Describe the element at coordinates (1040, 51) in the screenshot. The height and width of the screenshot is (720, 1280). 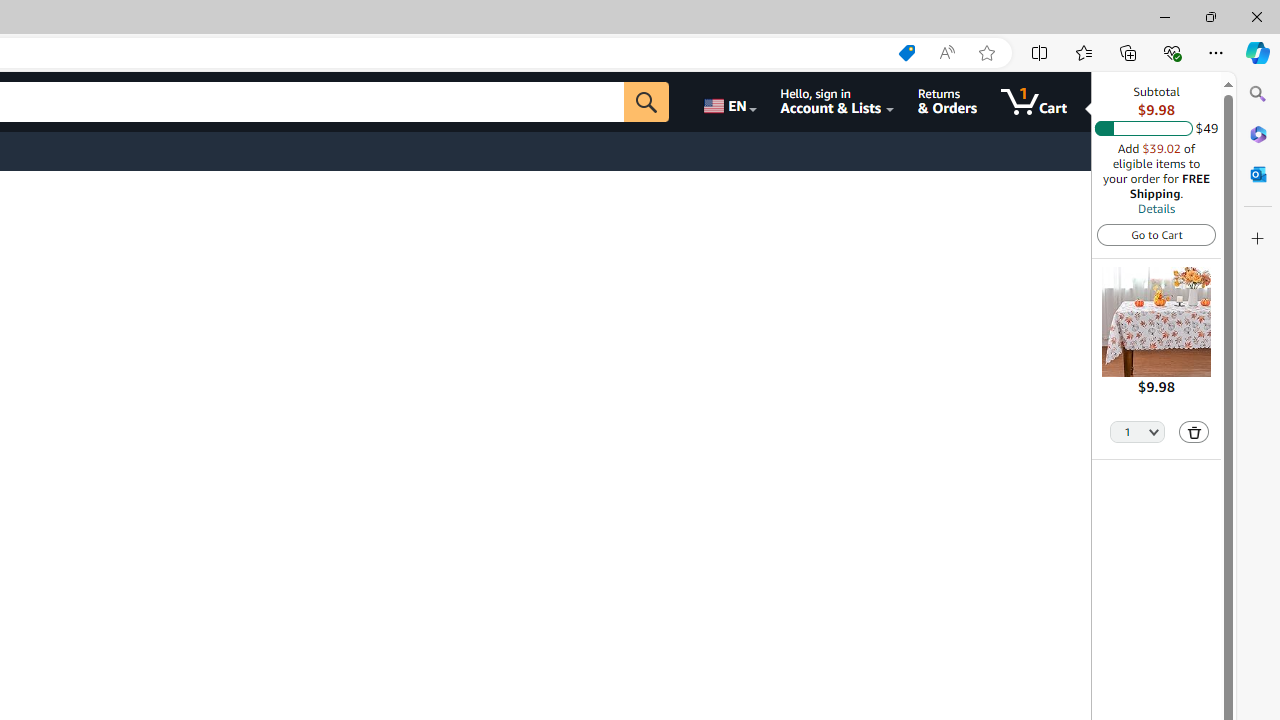
I see `'Split screen'` at that location.